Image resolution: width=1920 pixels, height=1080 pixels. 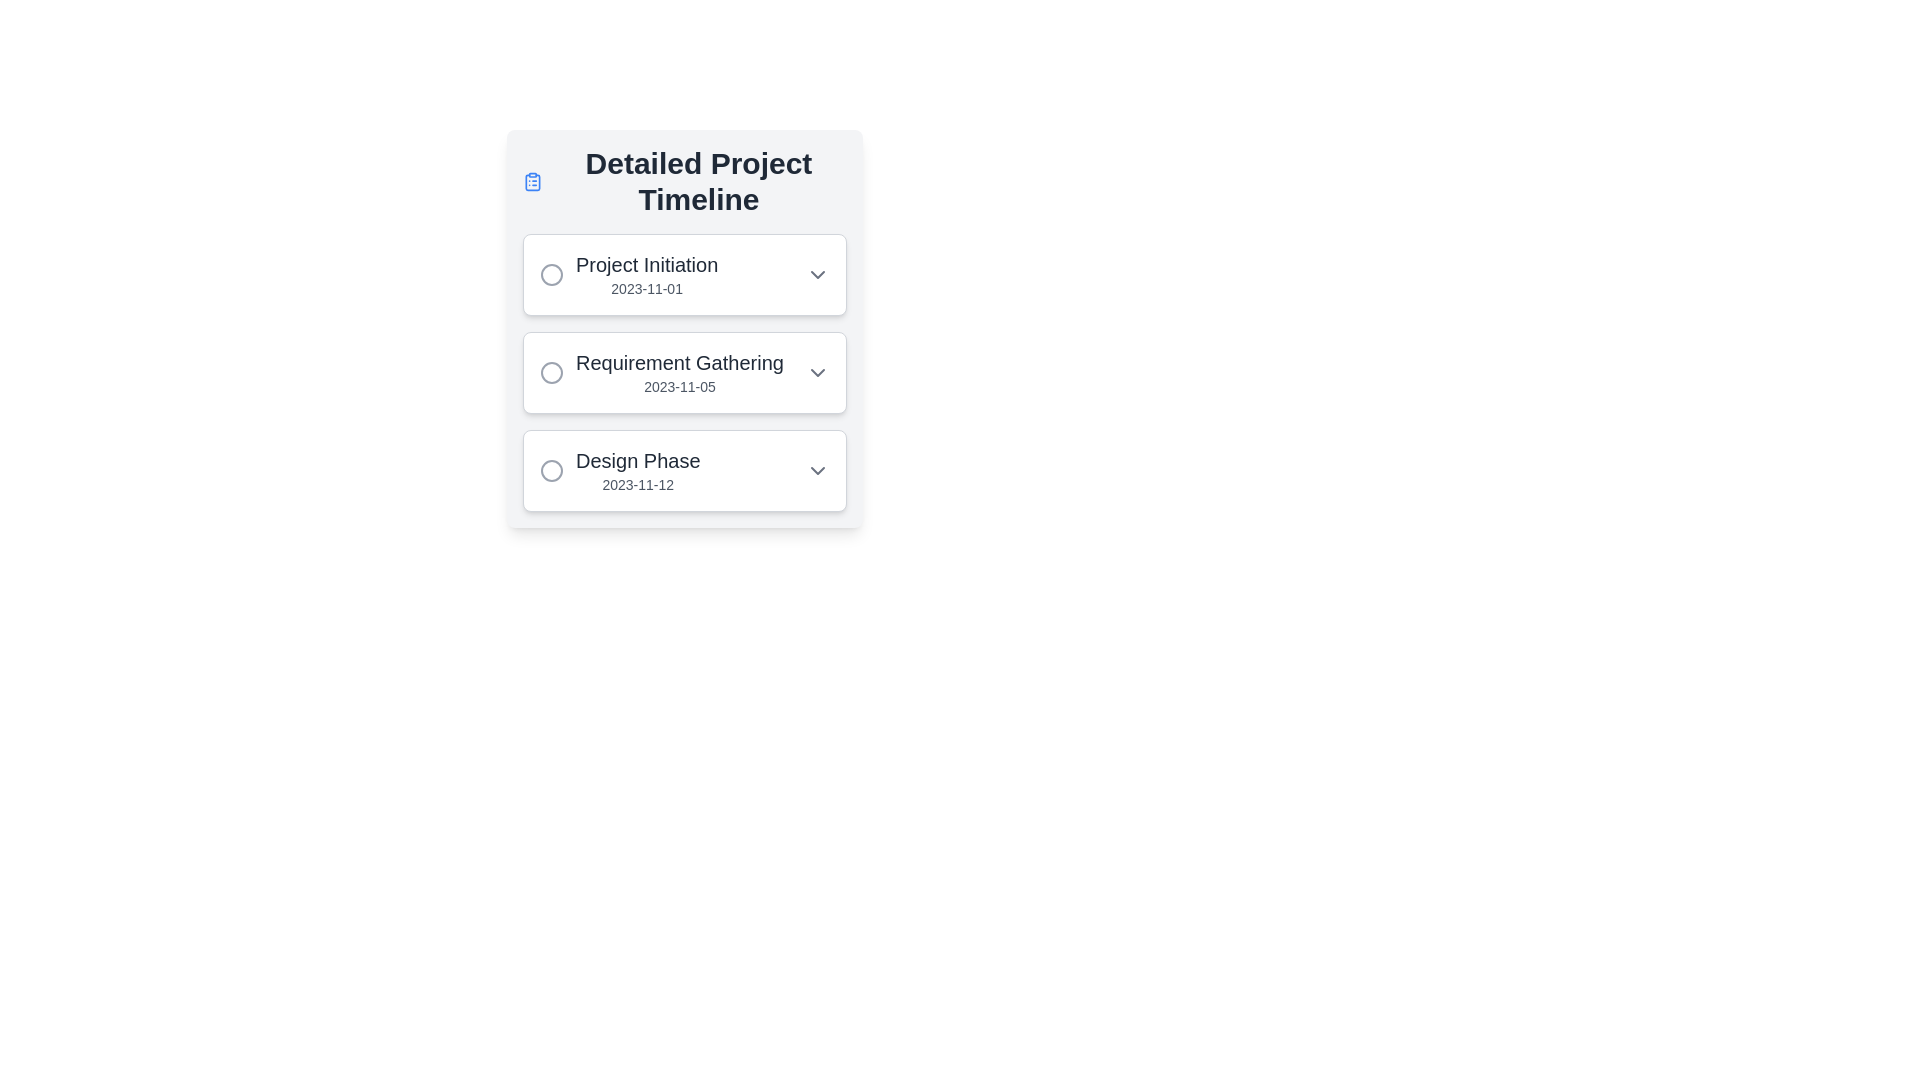 What do you see at coordinates (817, 274) in the screenshot?
I see `the icon button located in the first row of the 'Detailed Project Timeline' list, to the right of the 'Project Initiation' text` at bounding box center [817, 274].